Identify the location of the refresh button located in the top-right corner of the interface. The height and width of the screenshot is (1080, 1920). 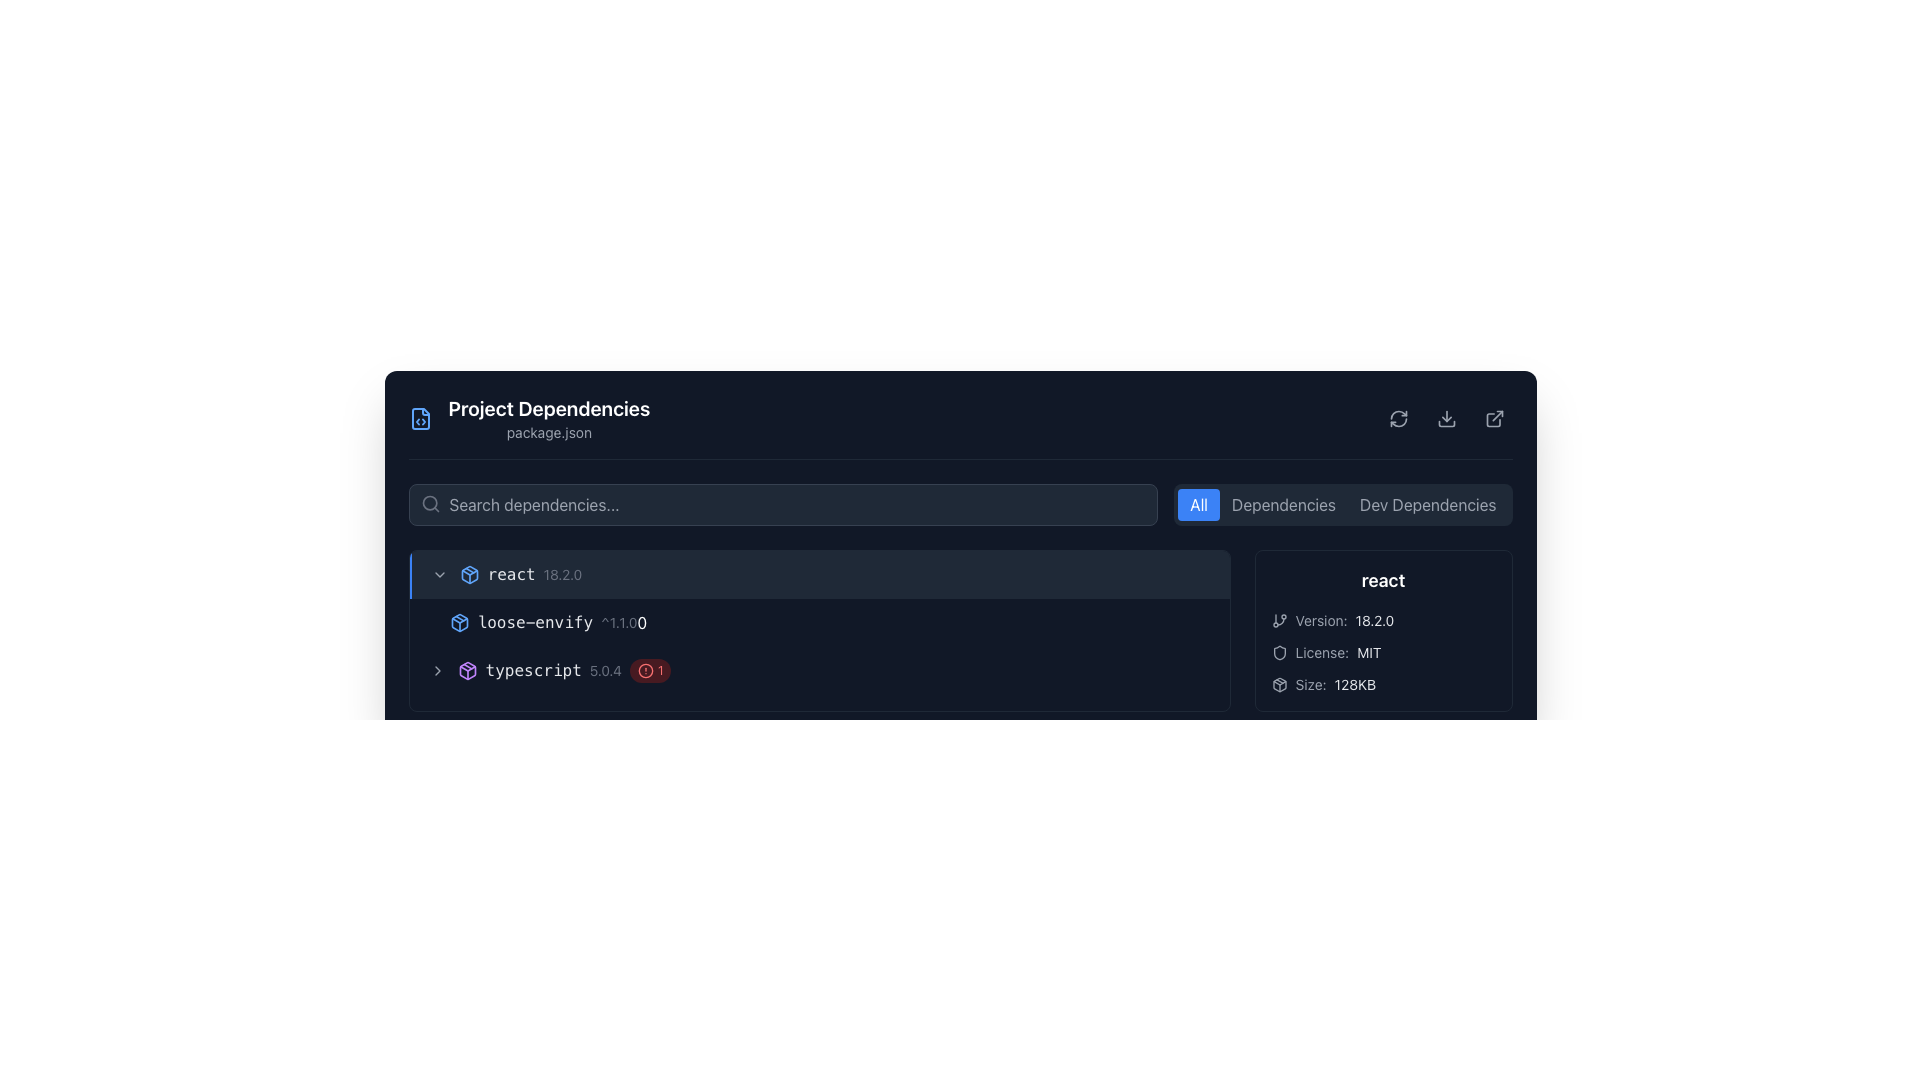
(1397, 418).